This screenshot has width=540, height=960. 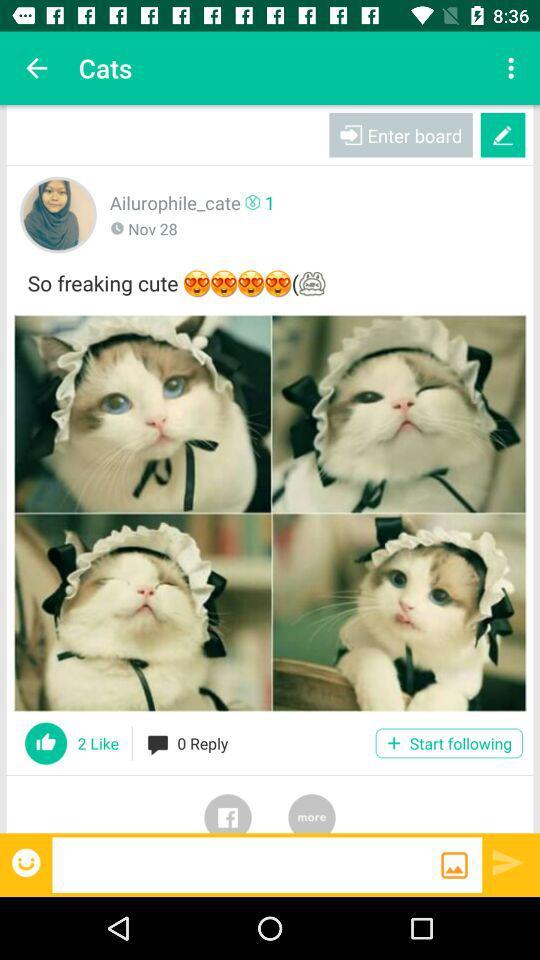 I want to click on shared photo, so click(x=270, y=512).